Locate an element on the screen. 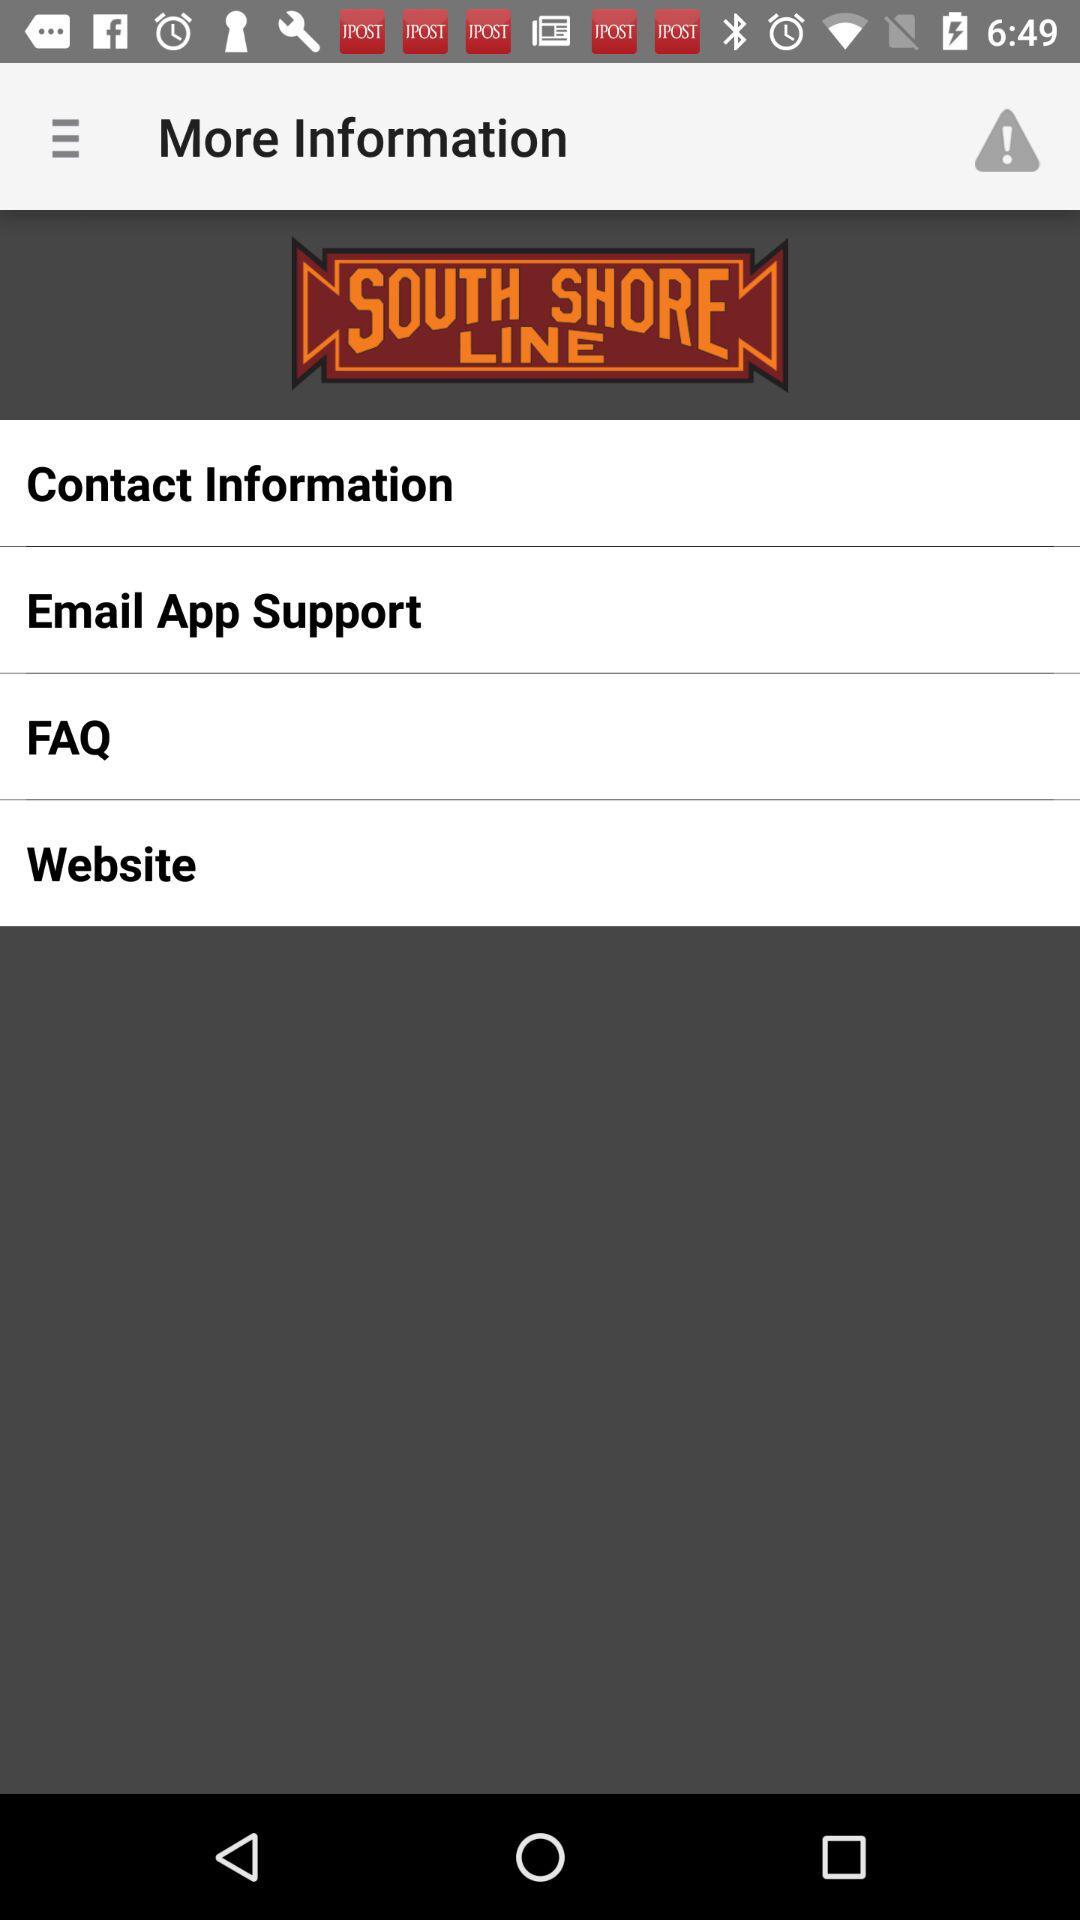 Image resolution: width=1080 pixels, height=1920 pixels. contact information item is located at coordinates (507, 483).